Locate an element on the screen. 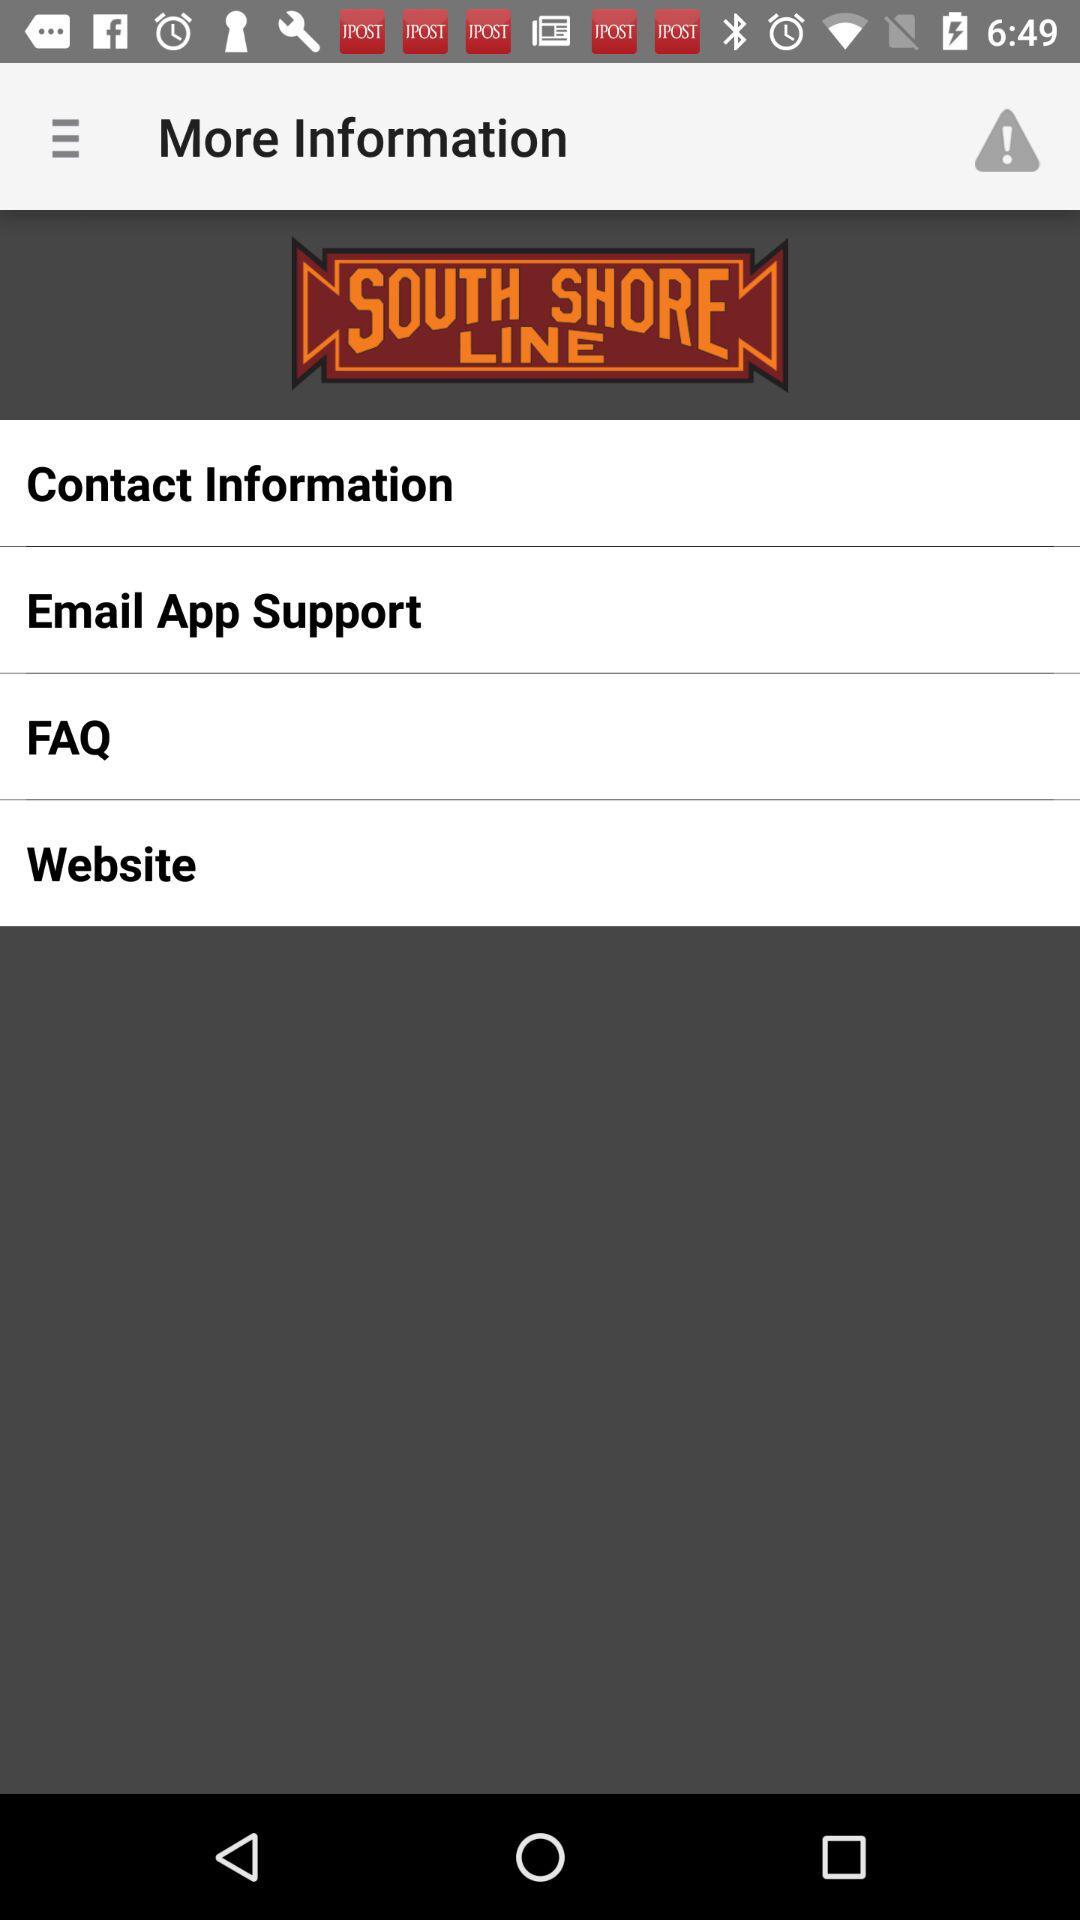 Image resolution: width=1080 pixels, height=1920 pixels. contact information item is located at coordinates (507, 483).